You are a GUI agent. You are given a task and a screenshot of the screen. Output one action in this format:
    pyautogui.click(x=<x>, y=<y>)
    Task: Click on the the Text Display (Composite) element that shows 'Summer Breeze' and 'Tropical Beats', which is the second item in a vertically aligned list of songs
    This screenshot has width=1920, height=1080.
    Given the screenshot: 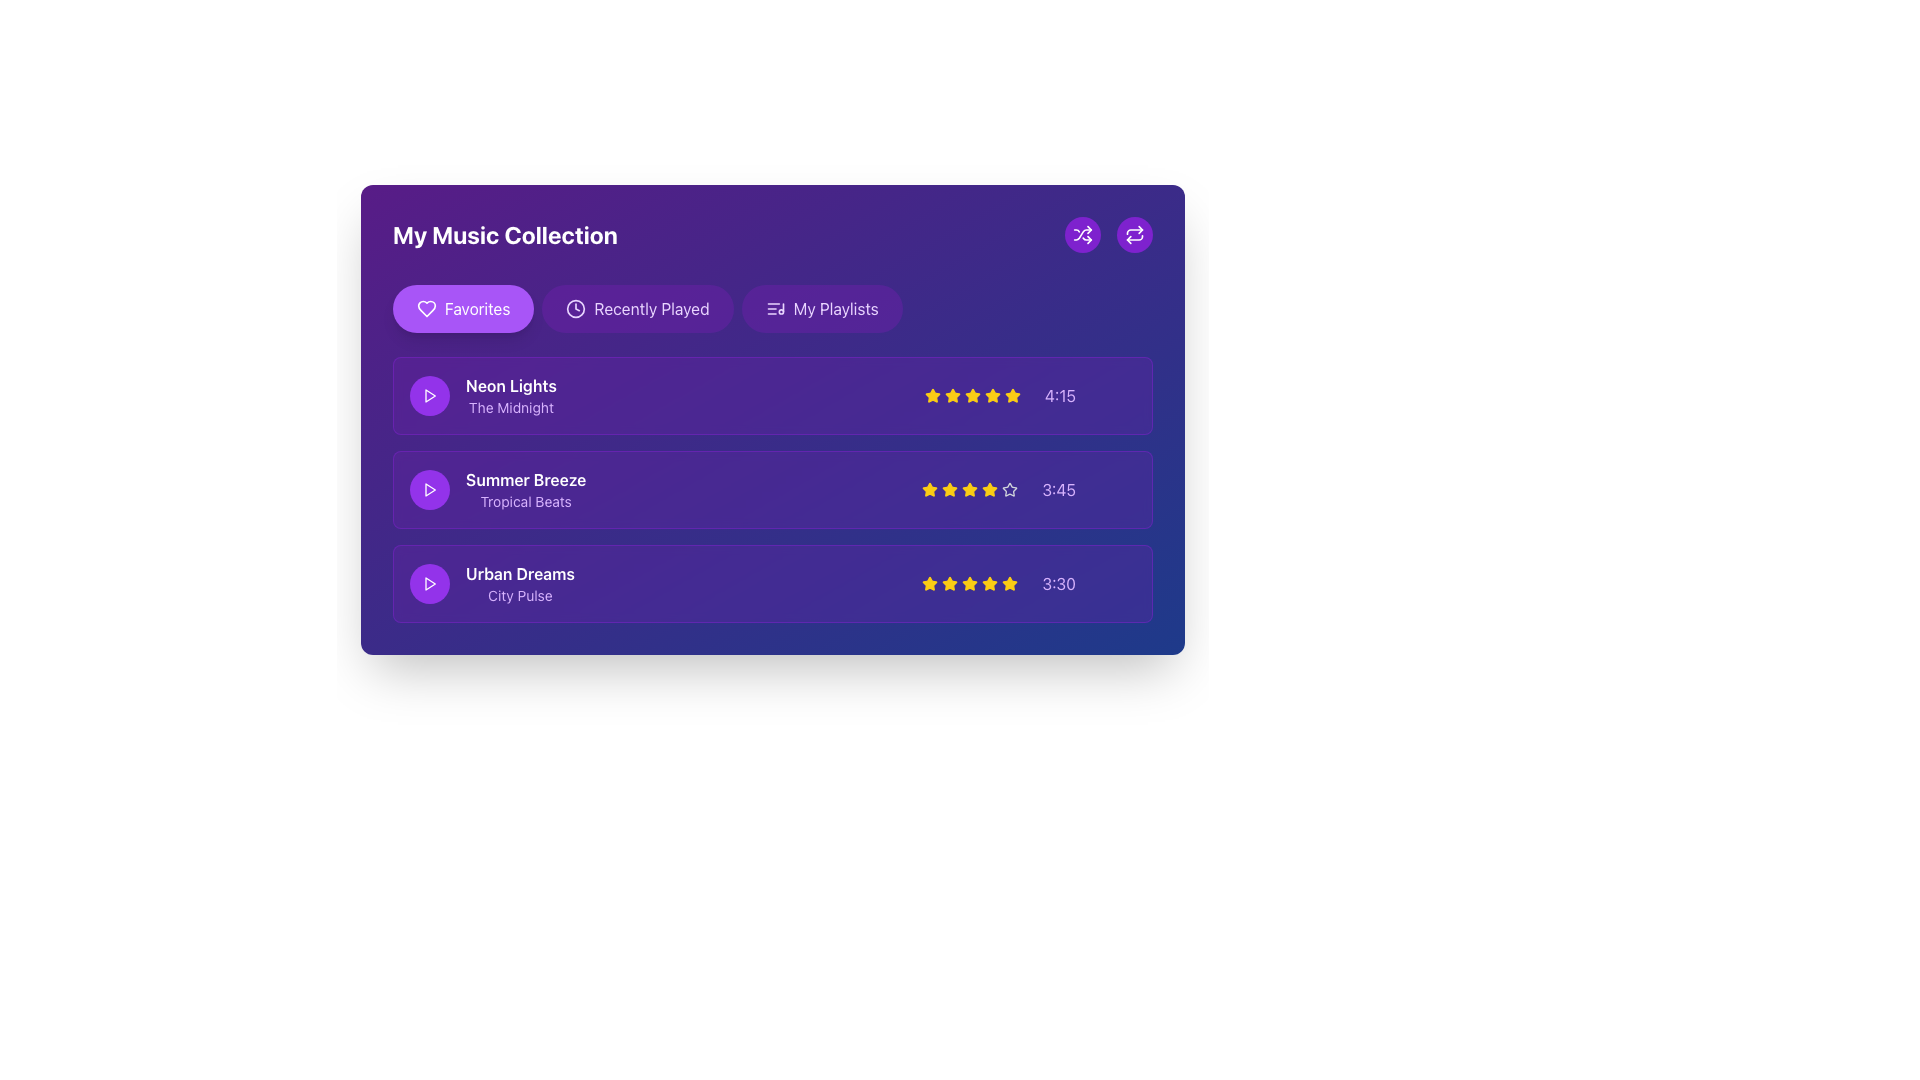 What is the action you would take?
    pyautogui.click(x=526, y=489)
    